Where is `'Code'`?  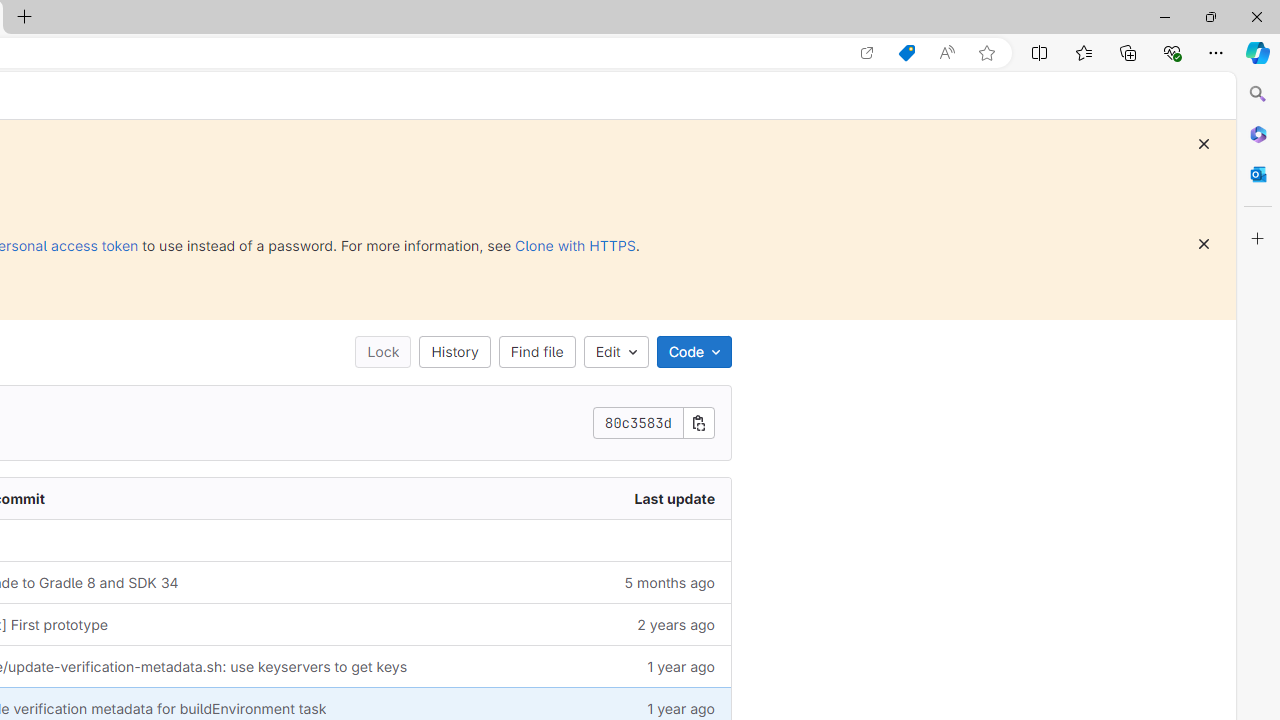
'Code' is located at coordinates (693, 351).